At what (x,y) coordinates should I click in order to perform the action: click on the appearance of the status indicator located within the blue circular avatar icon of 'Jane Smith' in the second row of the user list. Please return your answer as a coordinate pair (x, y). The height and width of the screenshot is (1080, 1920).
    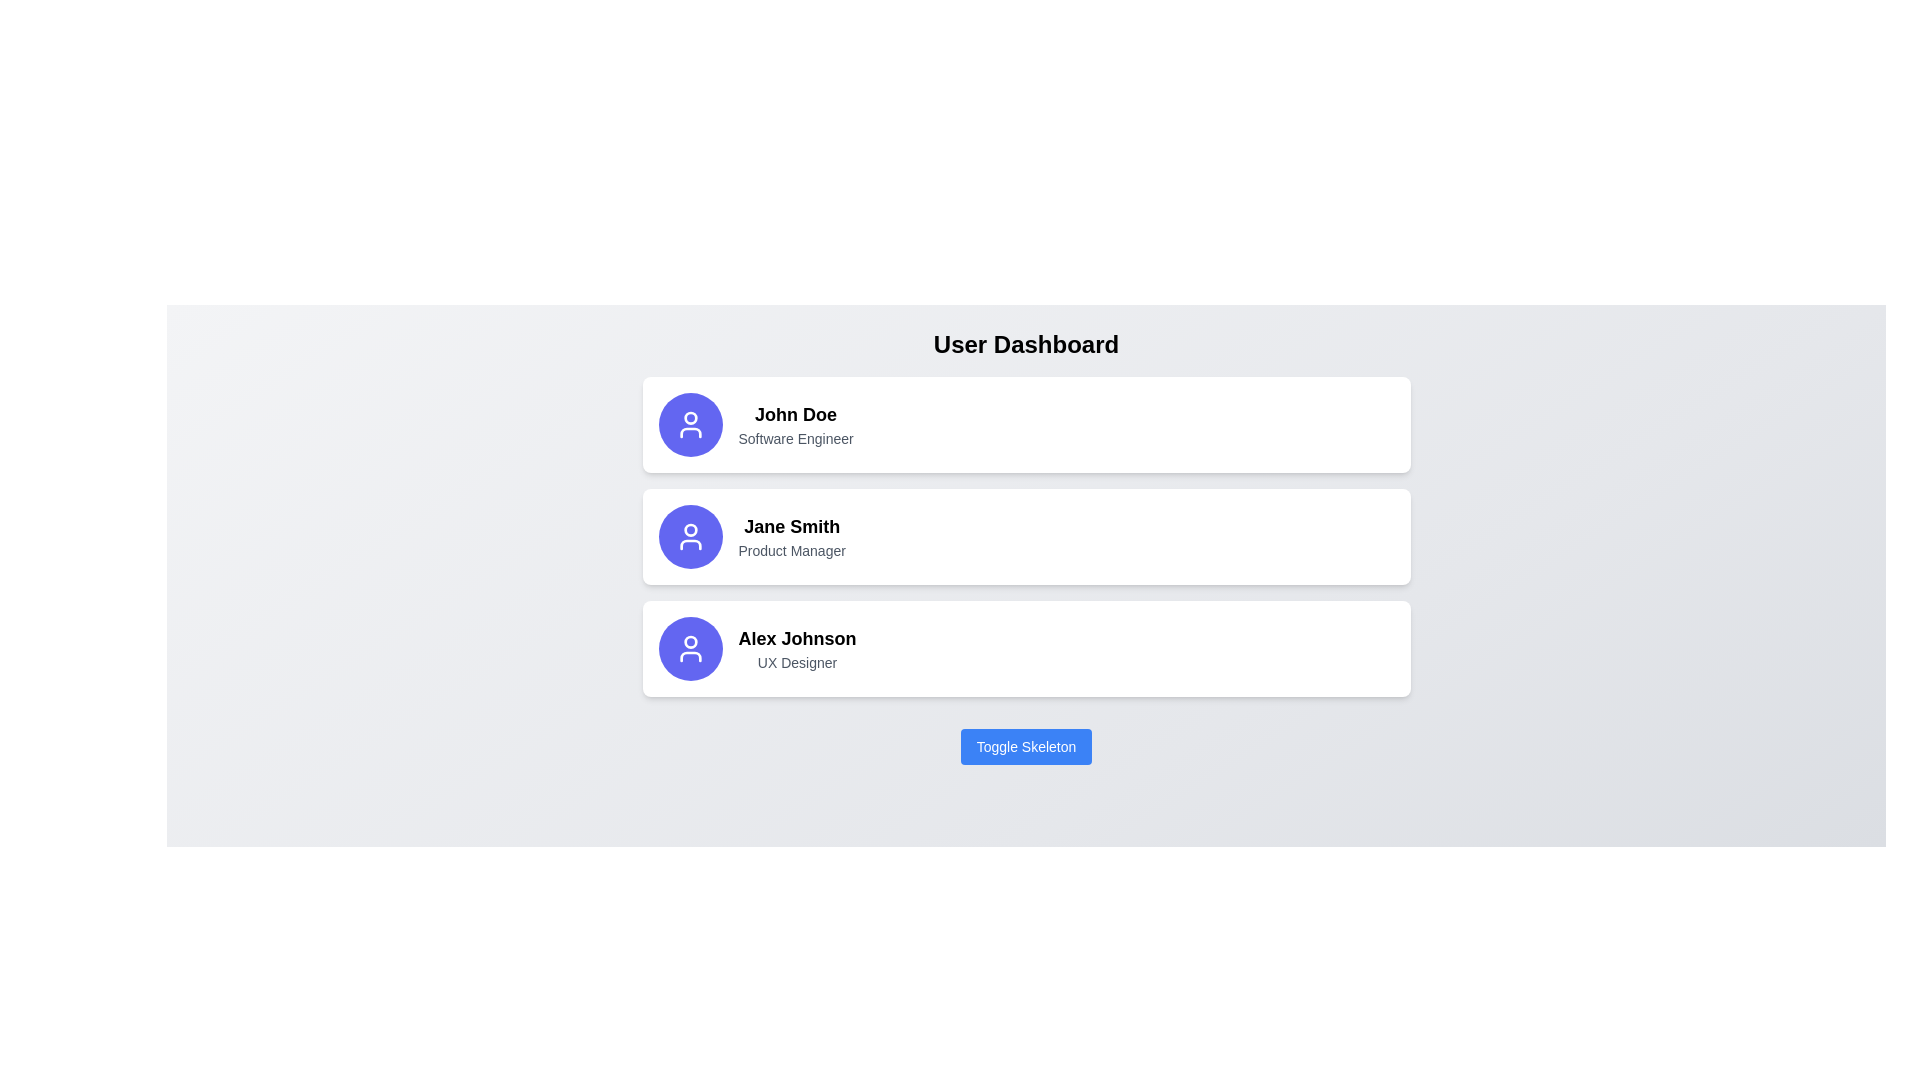
    Looking at the image, I should click on (690, 529).